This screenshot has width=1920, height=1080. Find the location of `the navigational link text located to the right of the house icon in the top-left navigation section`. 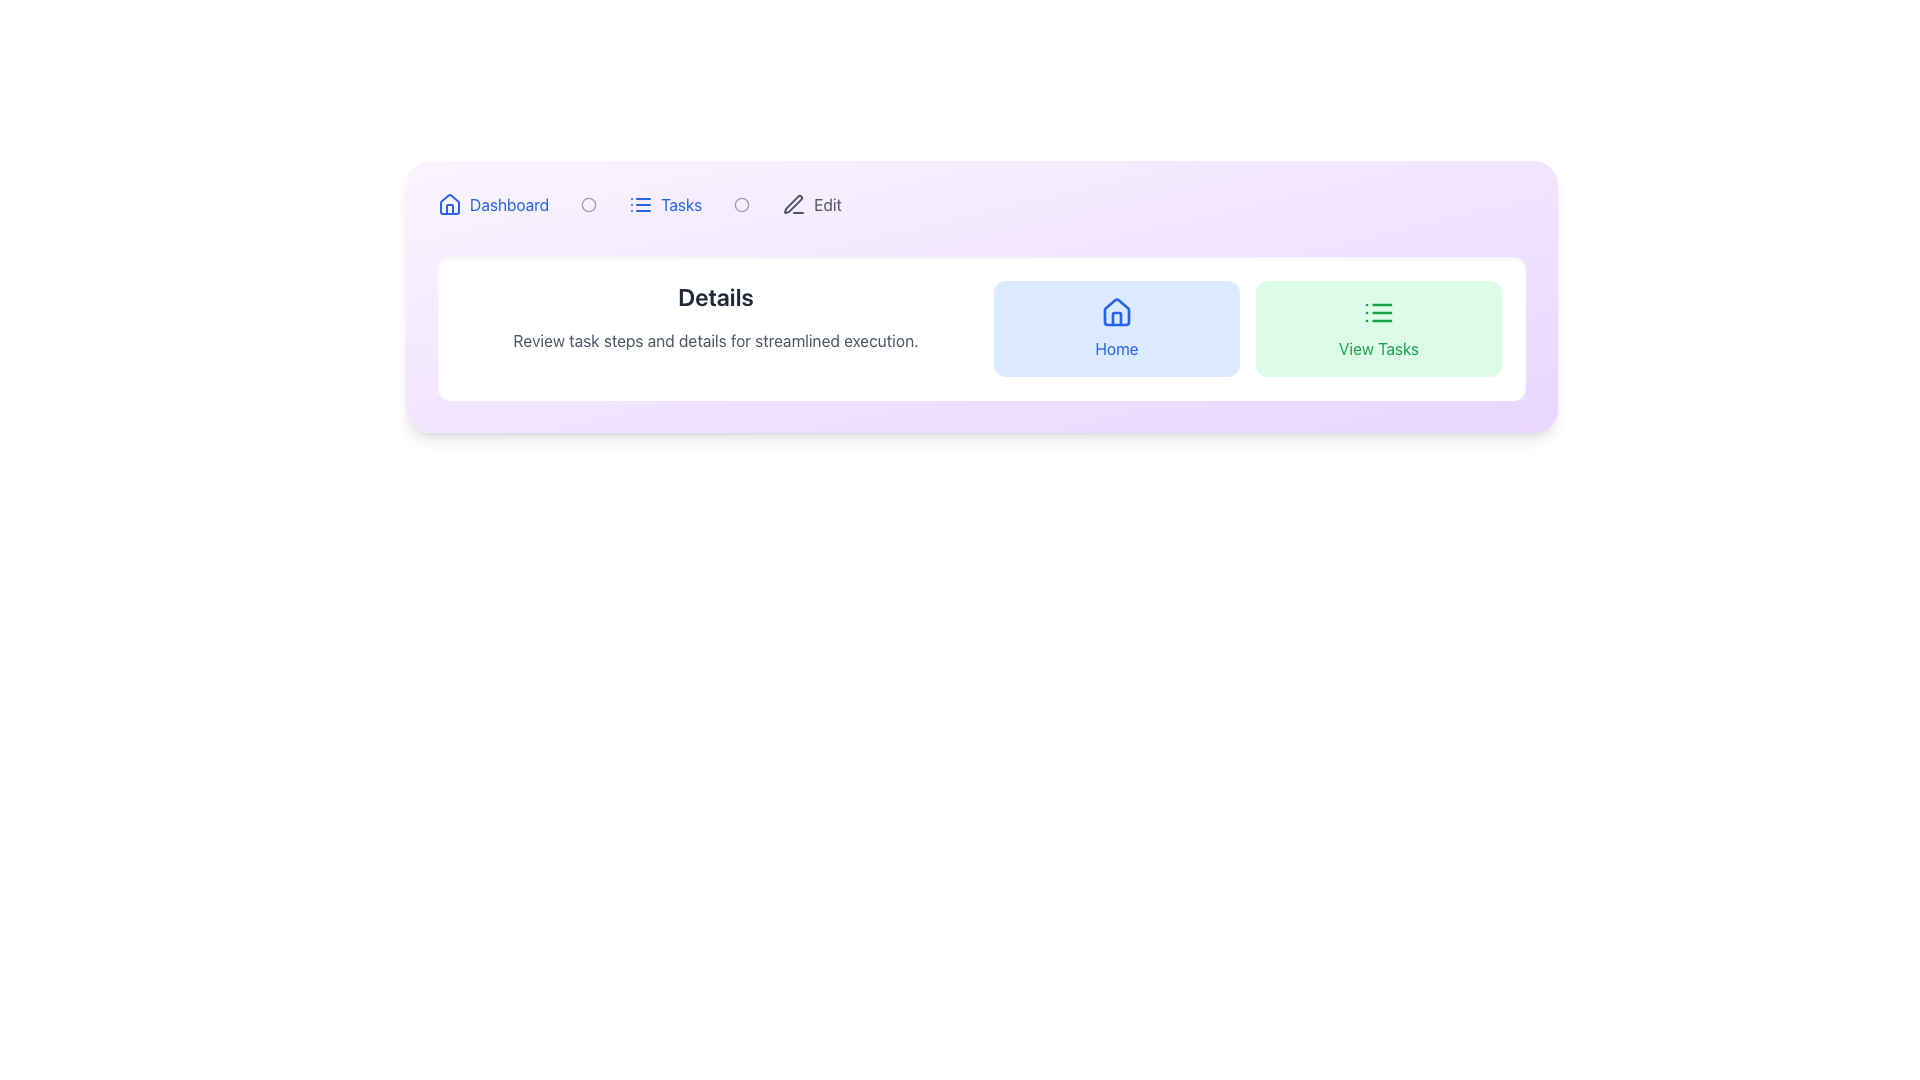

the navigational link text located to the right of the house icon in the top-left navigation section is located at coordinates (509, 204).